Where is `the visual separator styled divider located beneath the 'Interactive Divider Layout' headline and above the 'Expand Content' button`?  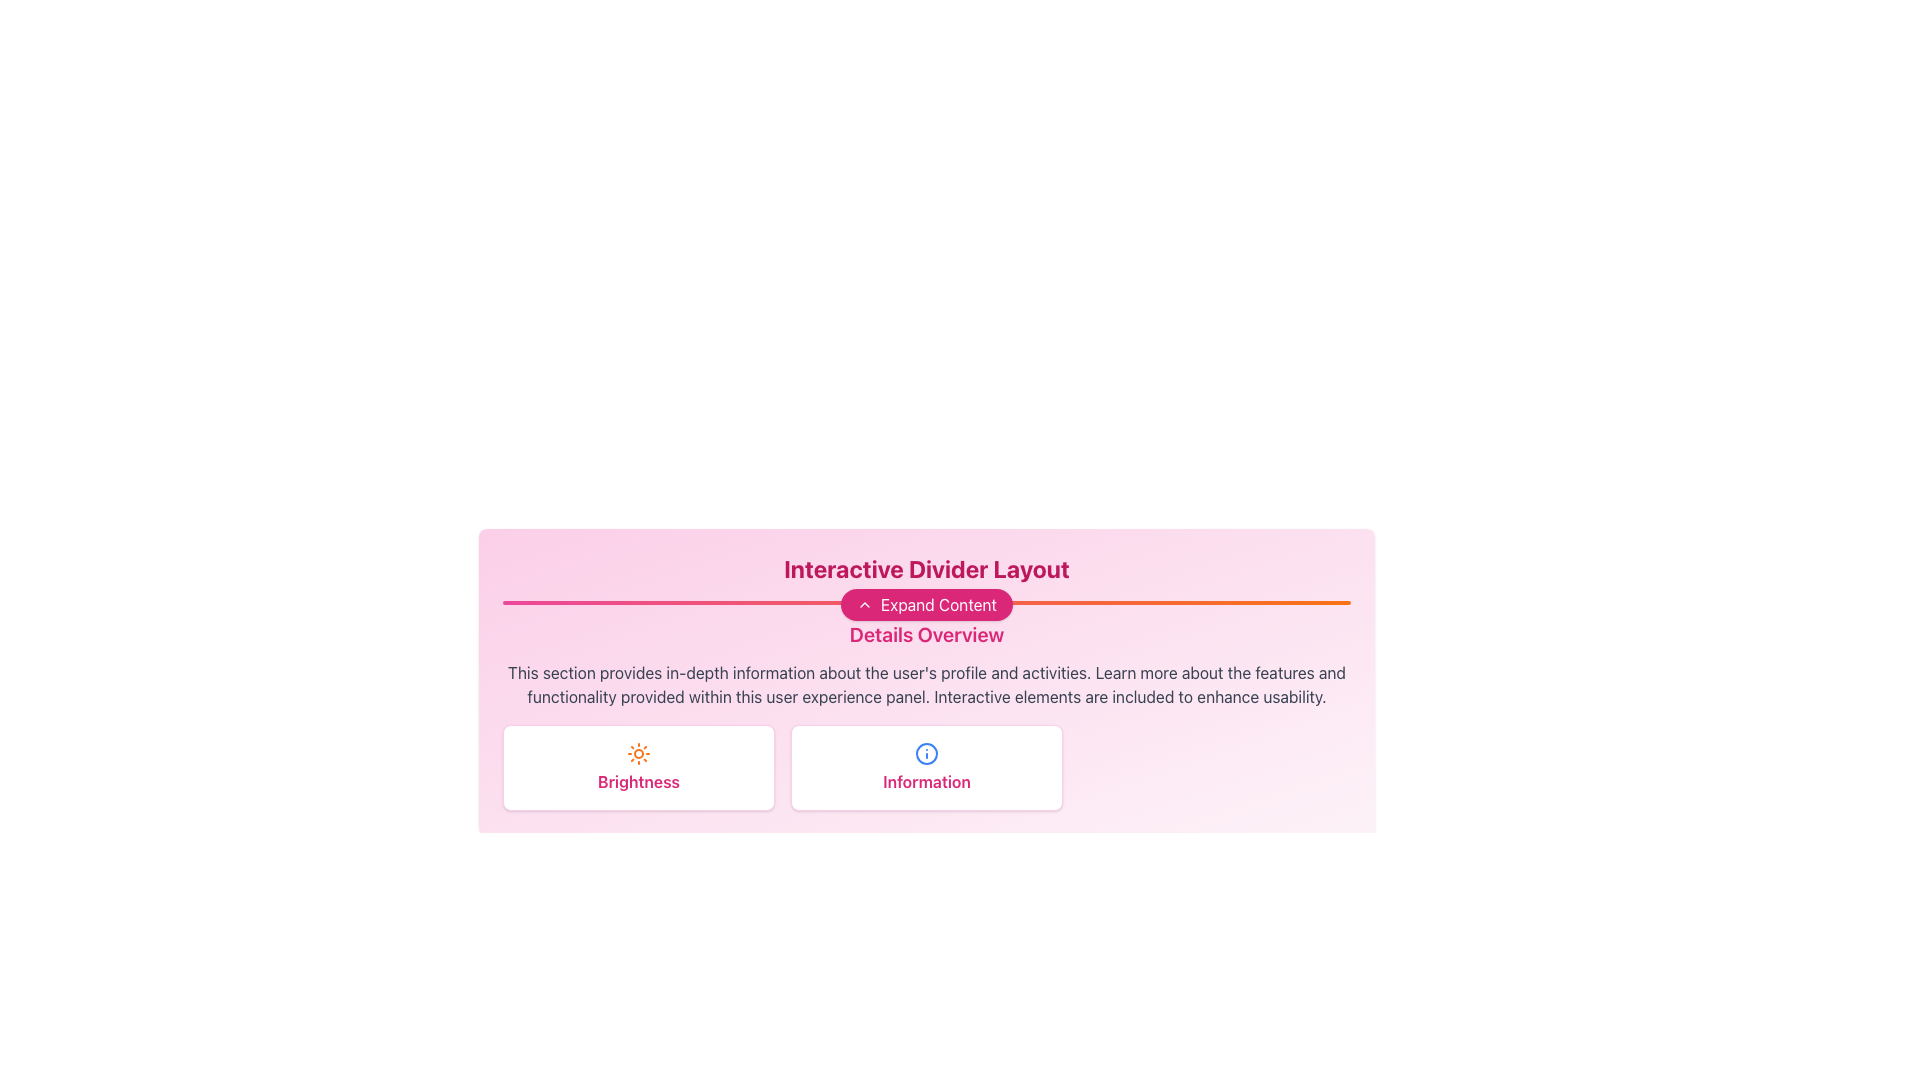
the visual separator styled divider located beneath the 'Interactive Divider Layout' headline and above the 'Expand Content' button is located at coordinates (925, 601).